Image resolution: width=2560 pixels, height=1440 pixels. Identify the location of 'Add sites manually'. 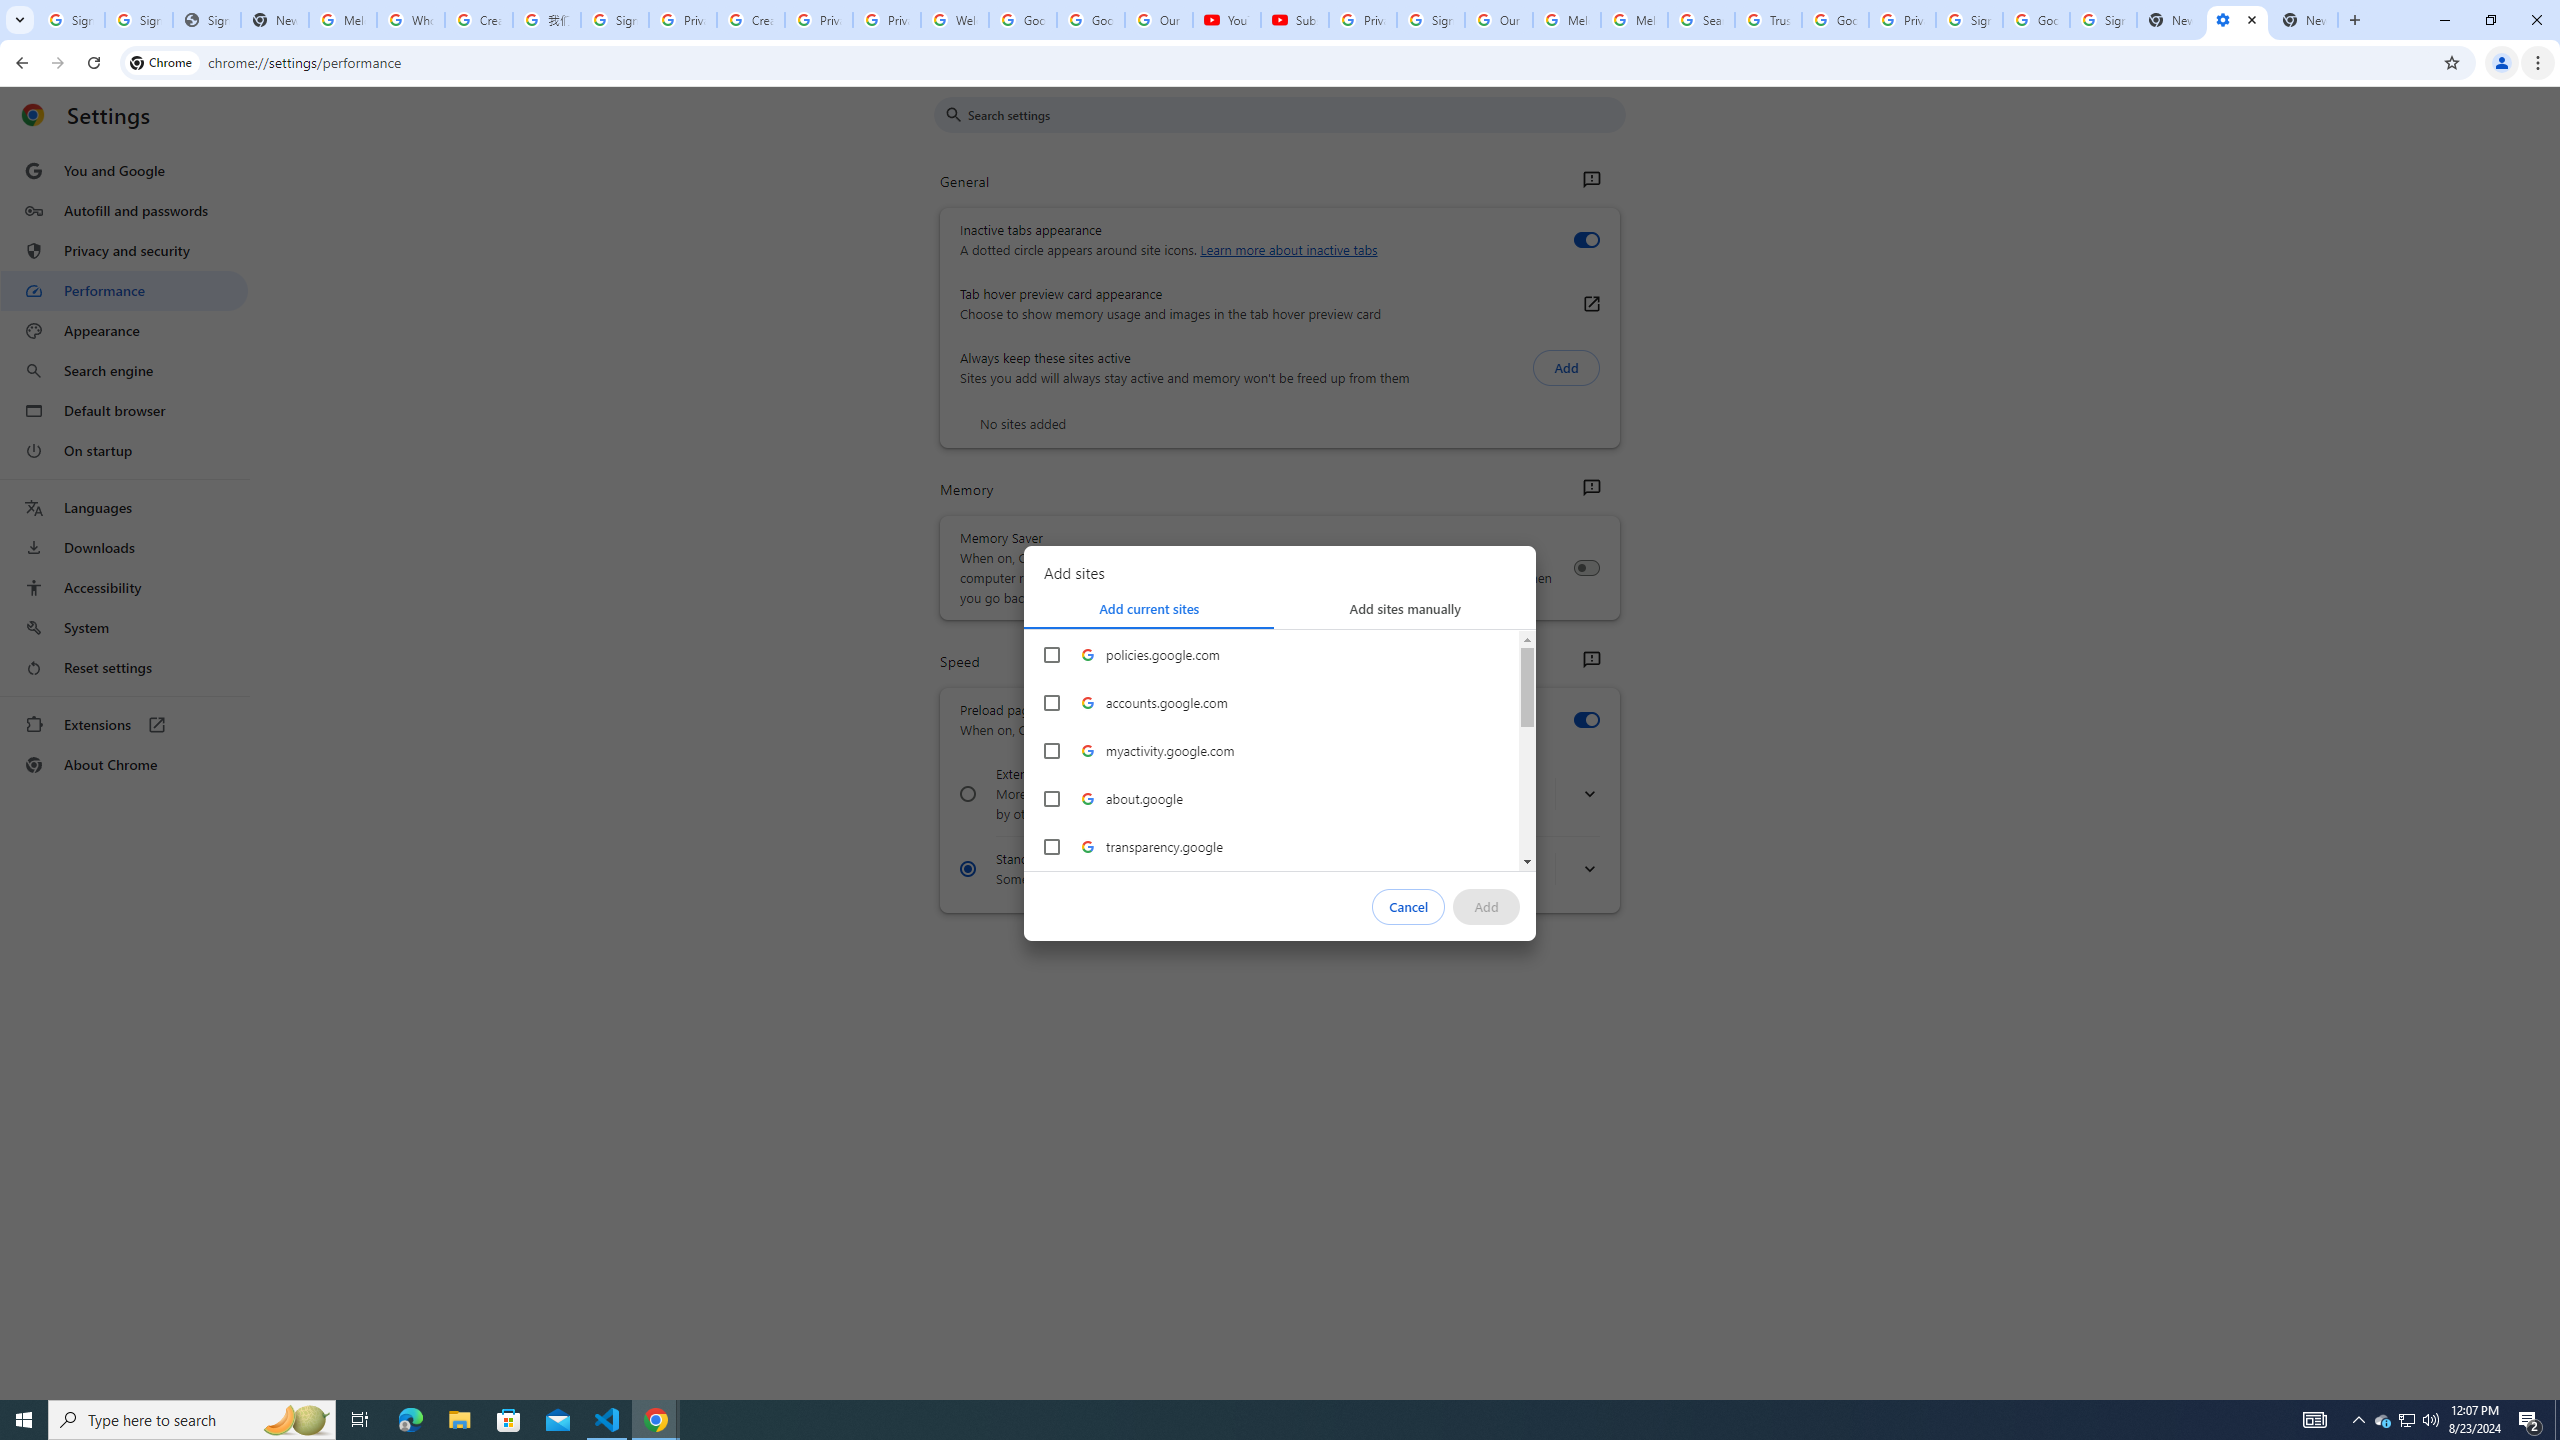
(1405, 608).